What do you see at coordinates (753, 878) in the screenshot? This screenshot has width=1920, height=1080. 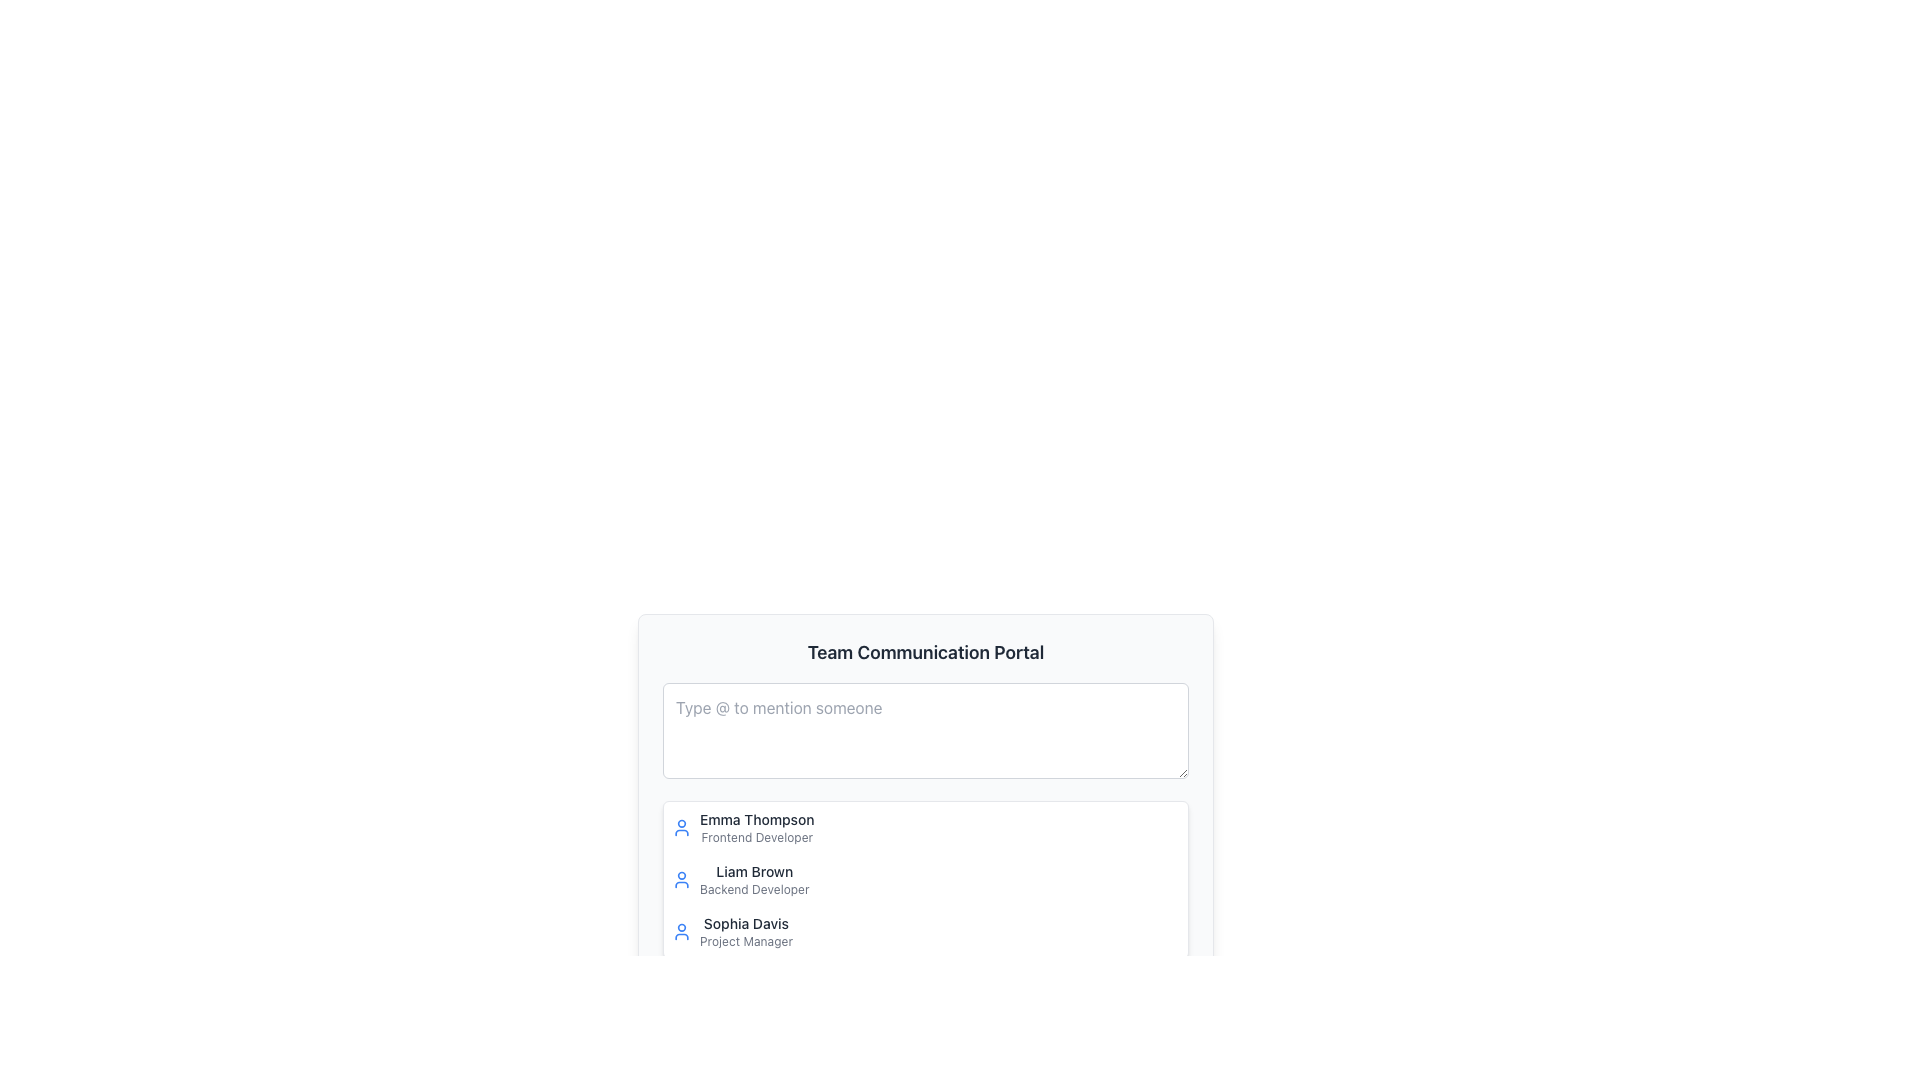 I see `the text content displaying 'Liam Brown' in bold, which is the second item in the sidebar list, located below 'Emma Thompson Frontend Developer' and above 'Sophia Davis Project Manager'` at bounding box center [753, 878].